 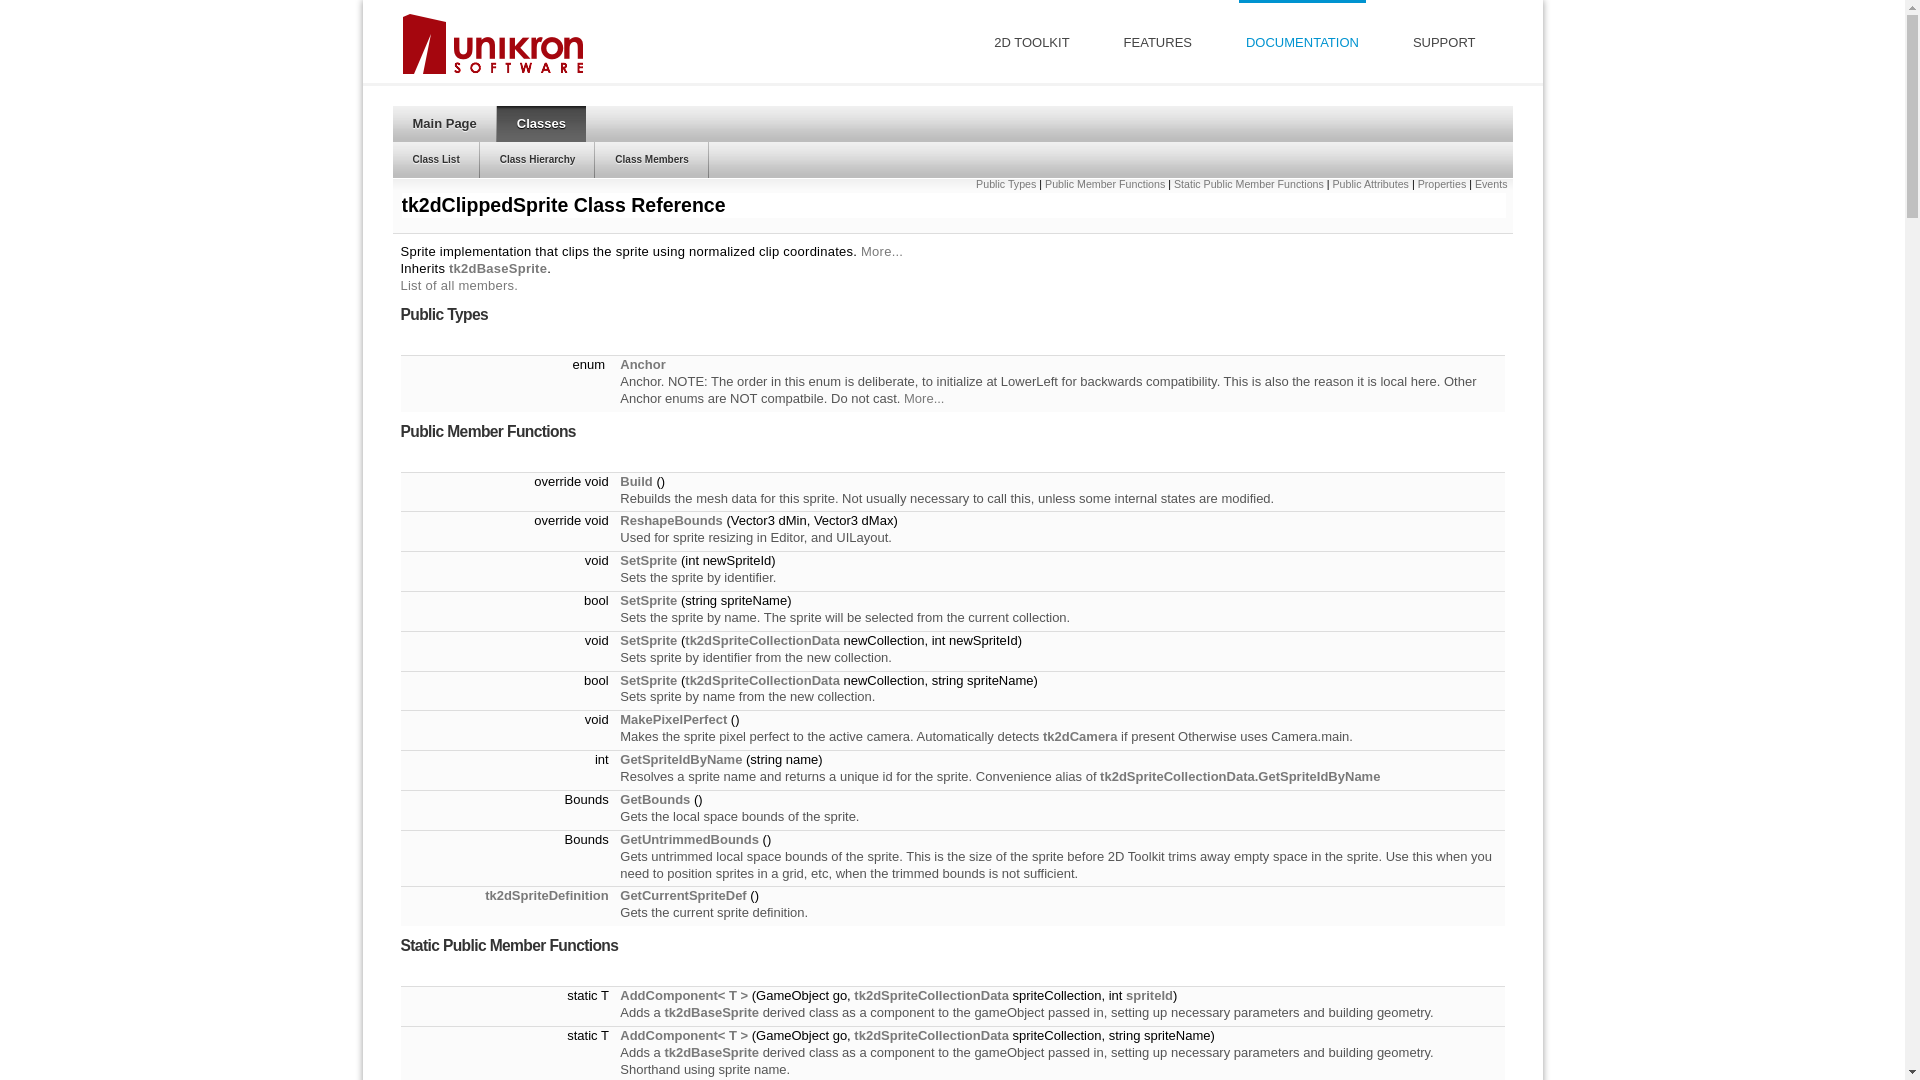 I want to click on 'Anchor', so click(x=643, y=364).